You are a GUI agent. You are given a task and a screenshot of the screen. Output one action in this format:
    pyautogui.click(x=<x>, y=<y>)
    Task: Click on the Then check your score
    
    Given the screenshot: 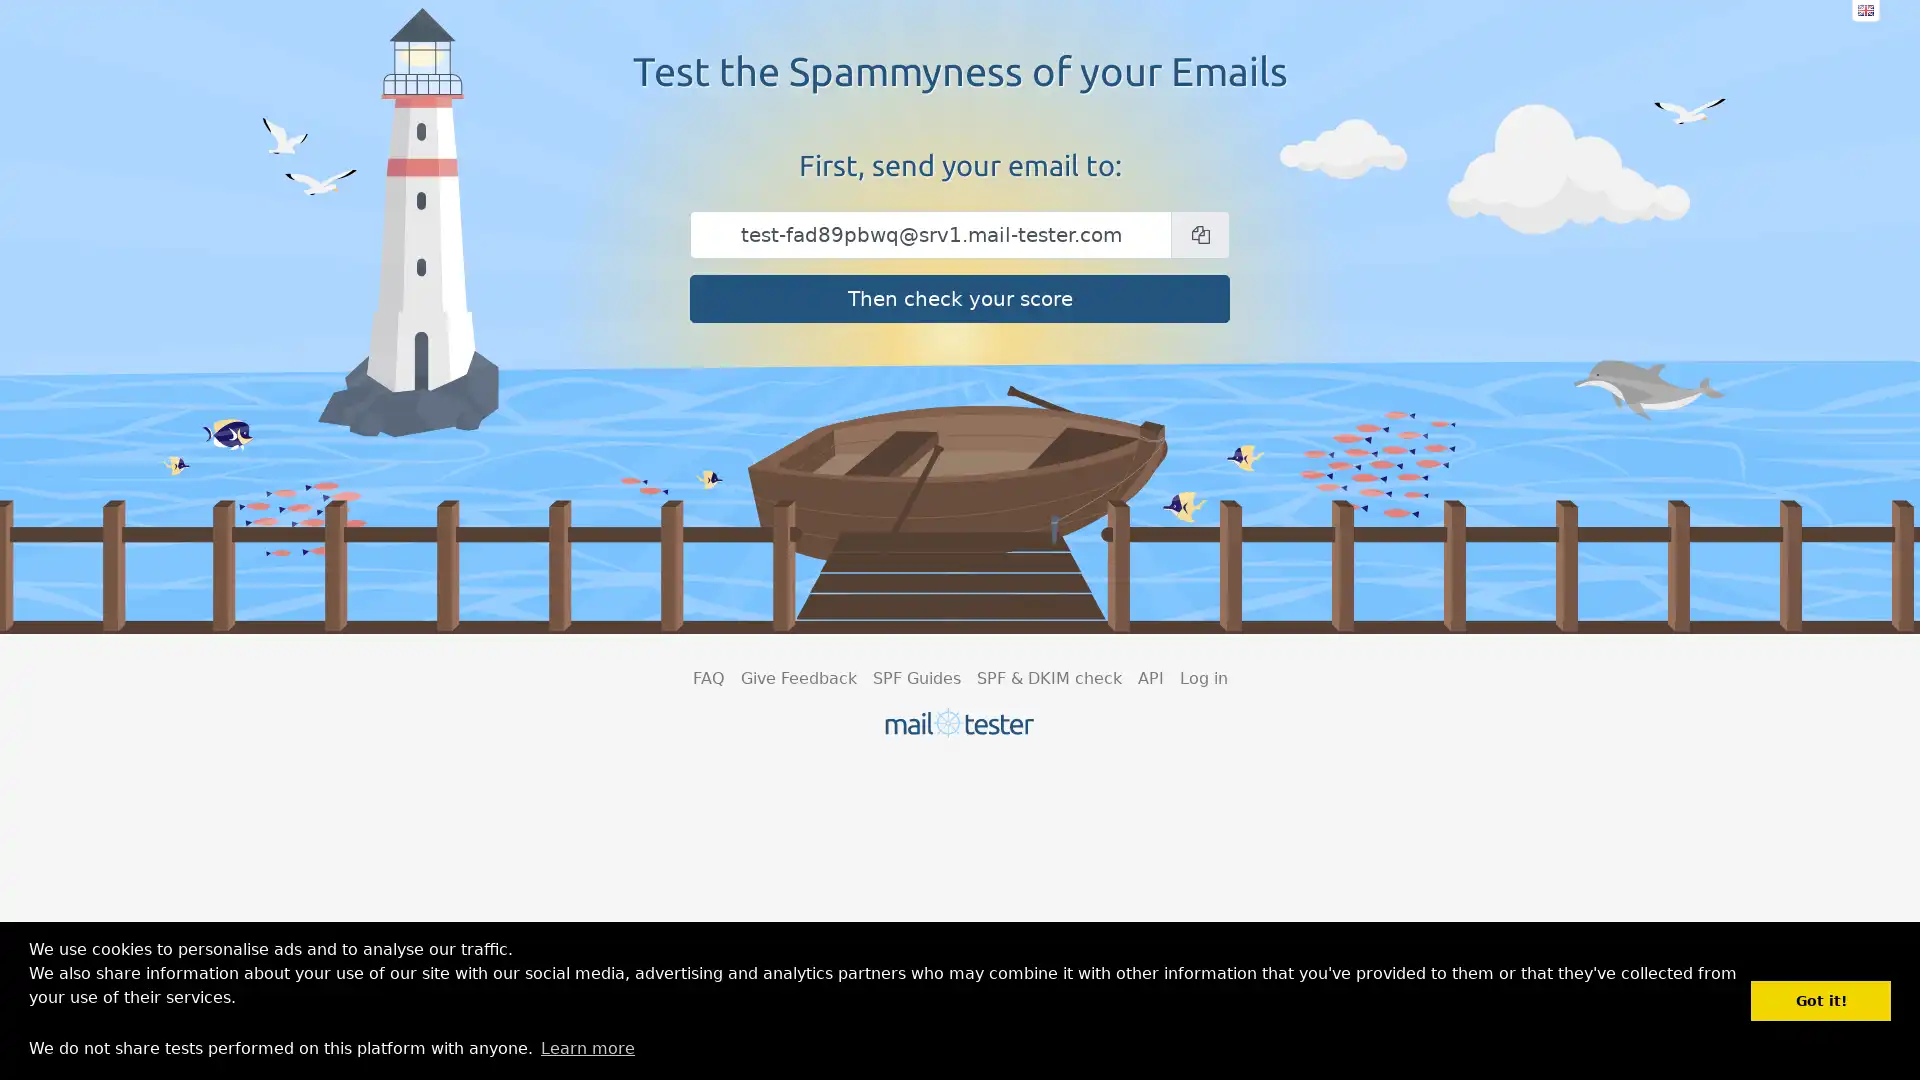 What is the action you would take?
    pyautogui.click(x=960, y=299)
    